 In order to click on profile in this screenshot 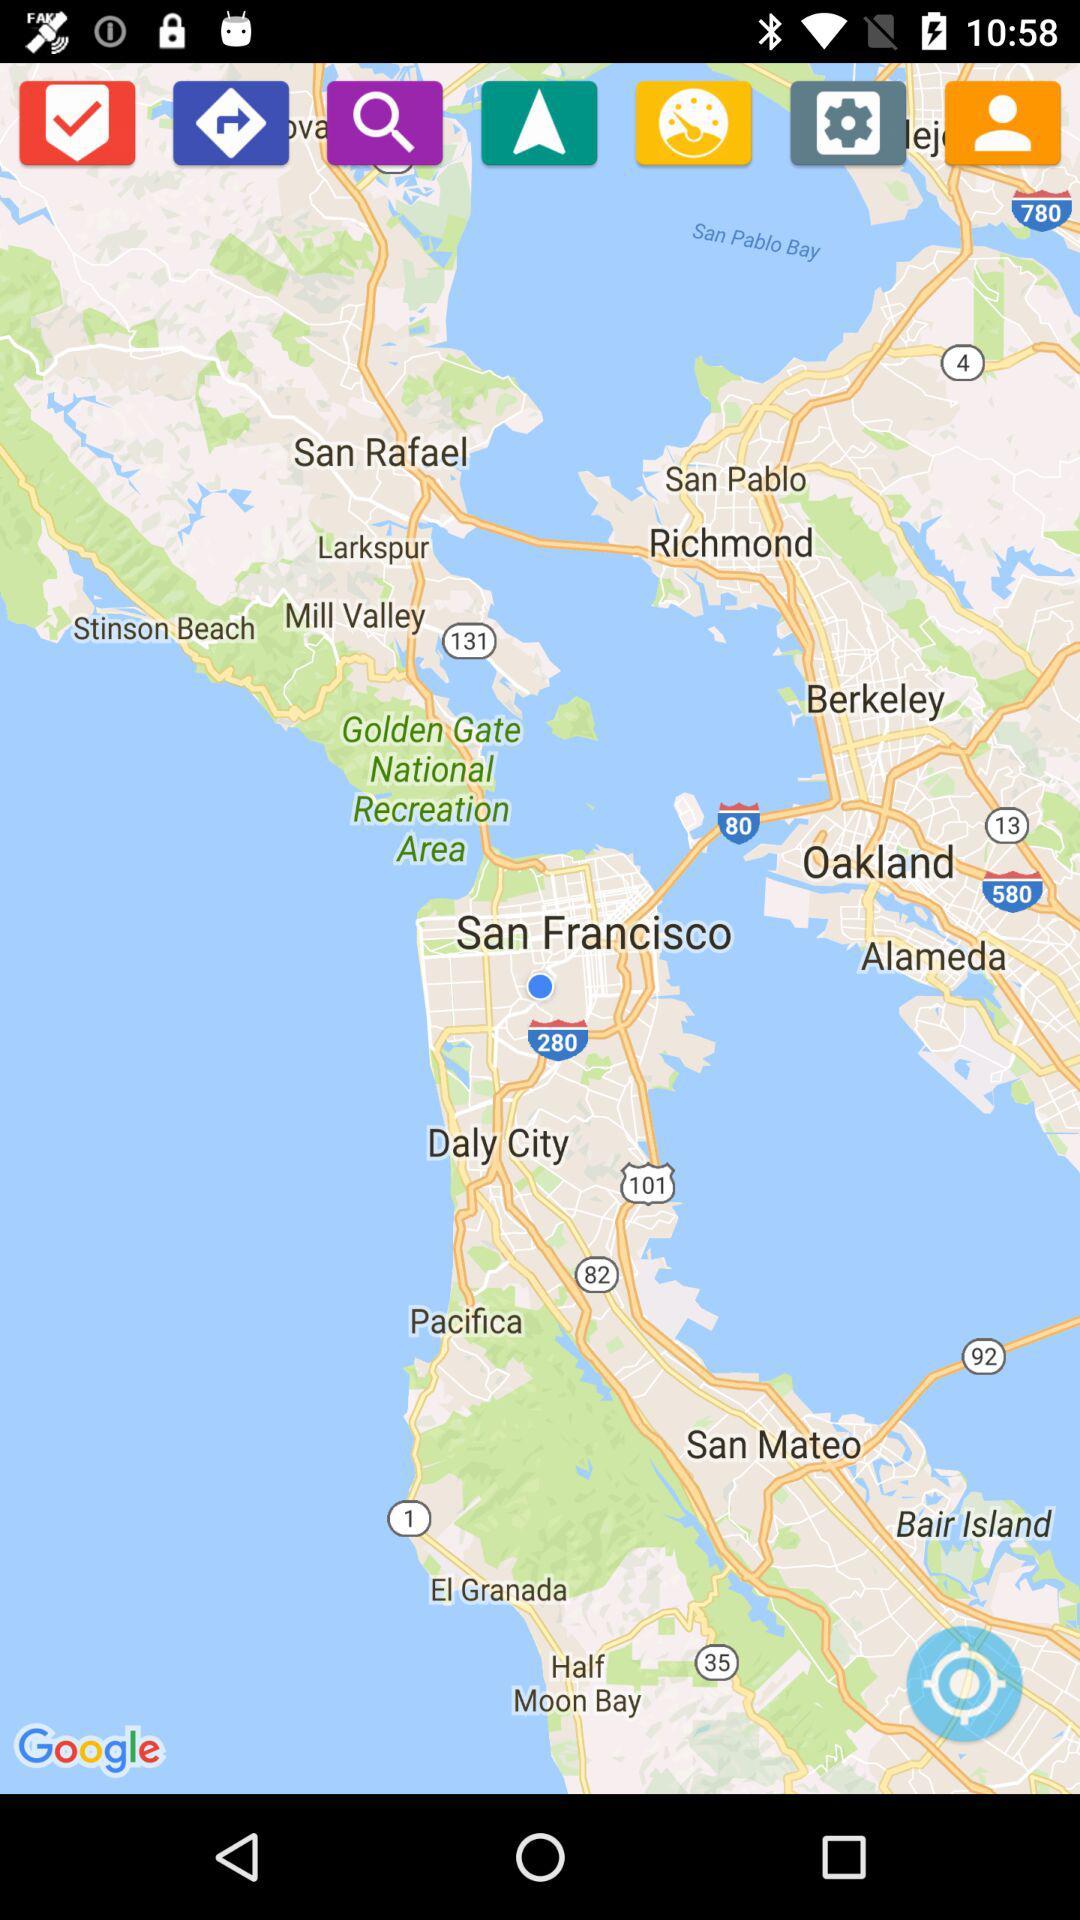, I will do `click(1002, 121)`.